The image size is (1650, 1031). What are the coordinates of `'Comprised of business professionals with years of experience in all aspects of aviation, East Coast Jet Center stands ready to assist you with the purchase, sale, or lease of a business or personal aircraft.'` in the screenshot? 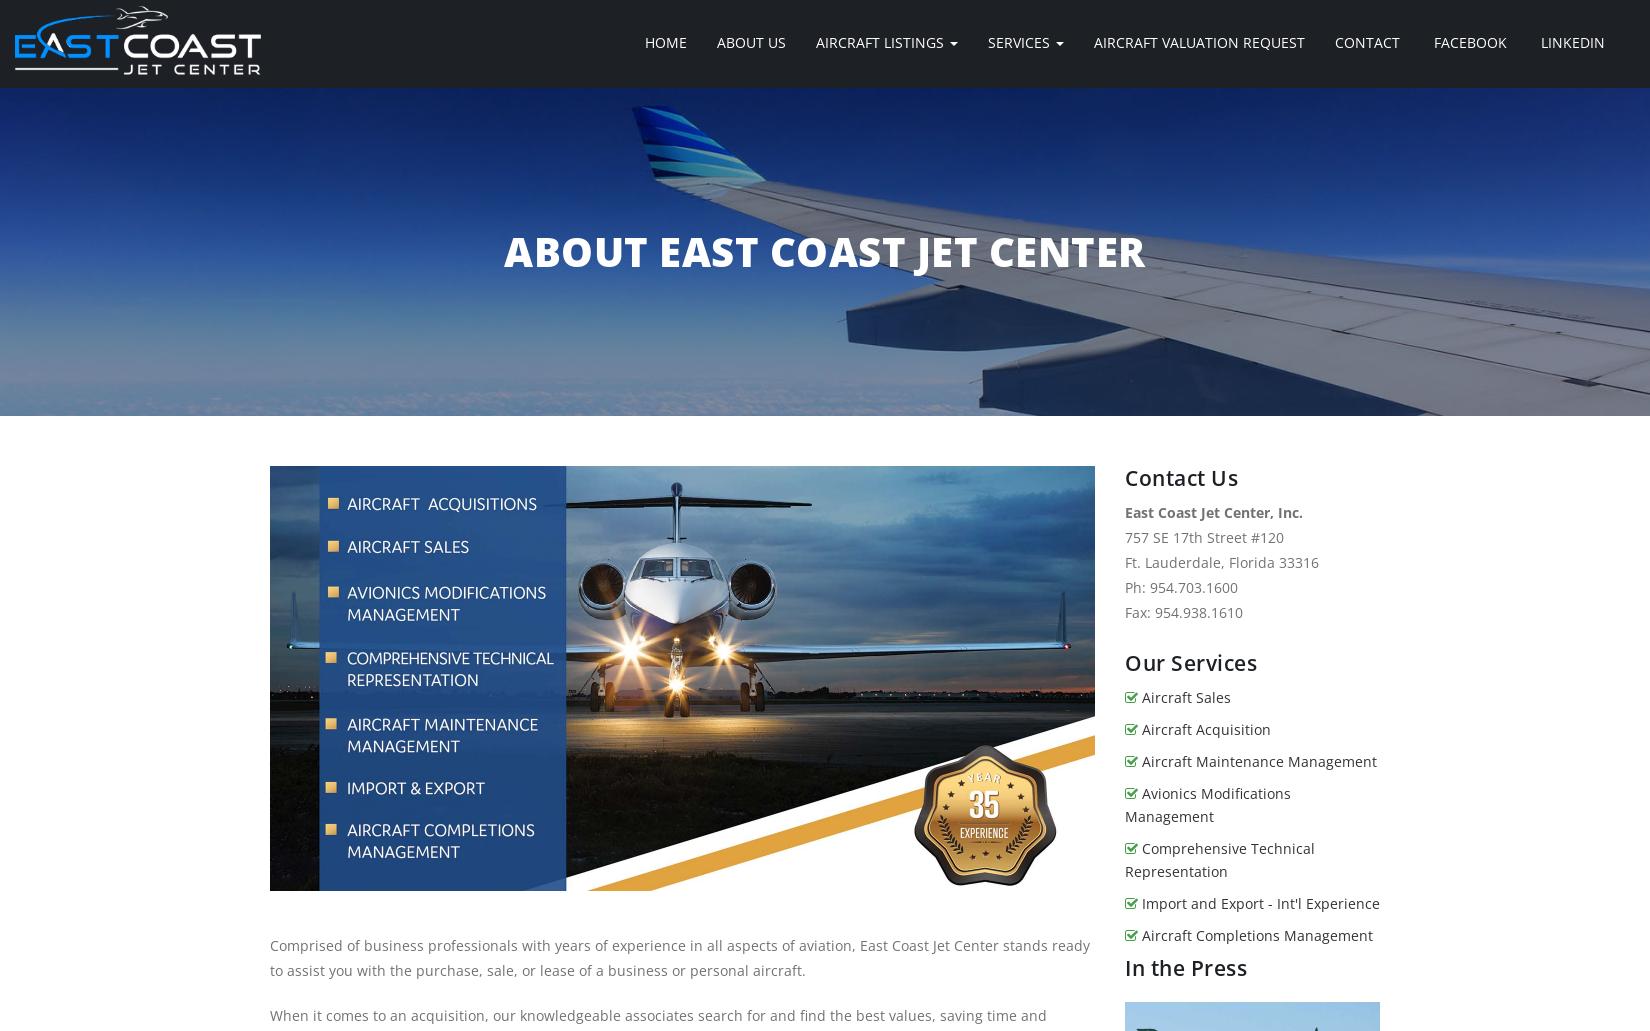 It's located at (678, 957).